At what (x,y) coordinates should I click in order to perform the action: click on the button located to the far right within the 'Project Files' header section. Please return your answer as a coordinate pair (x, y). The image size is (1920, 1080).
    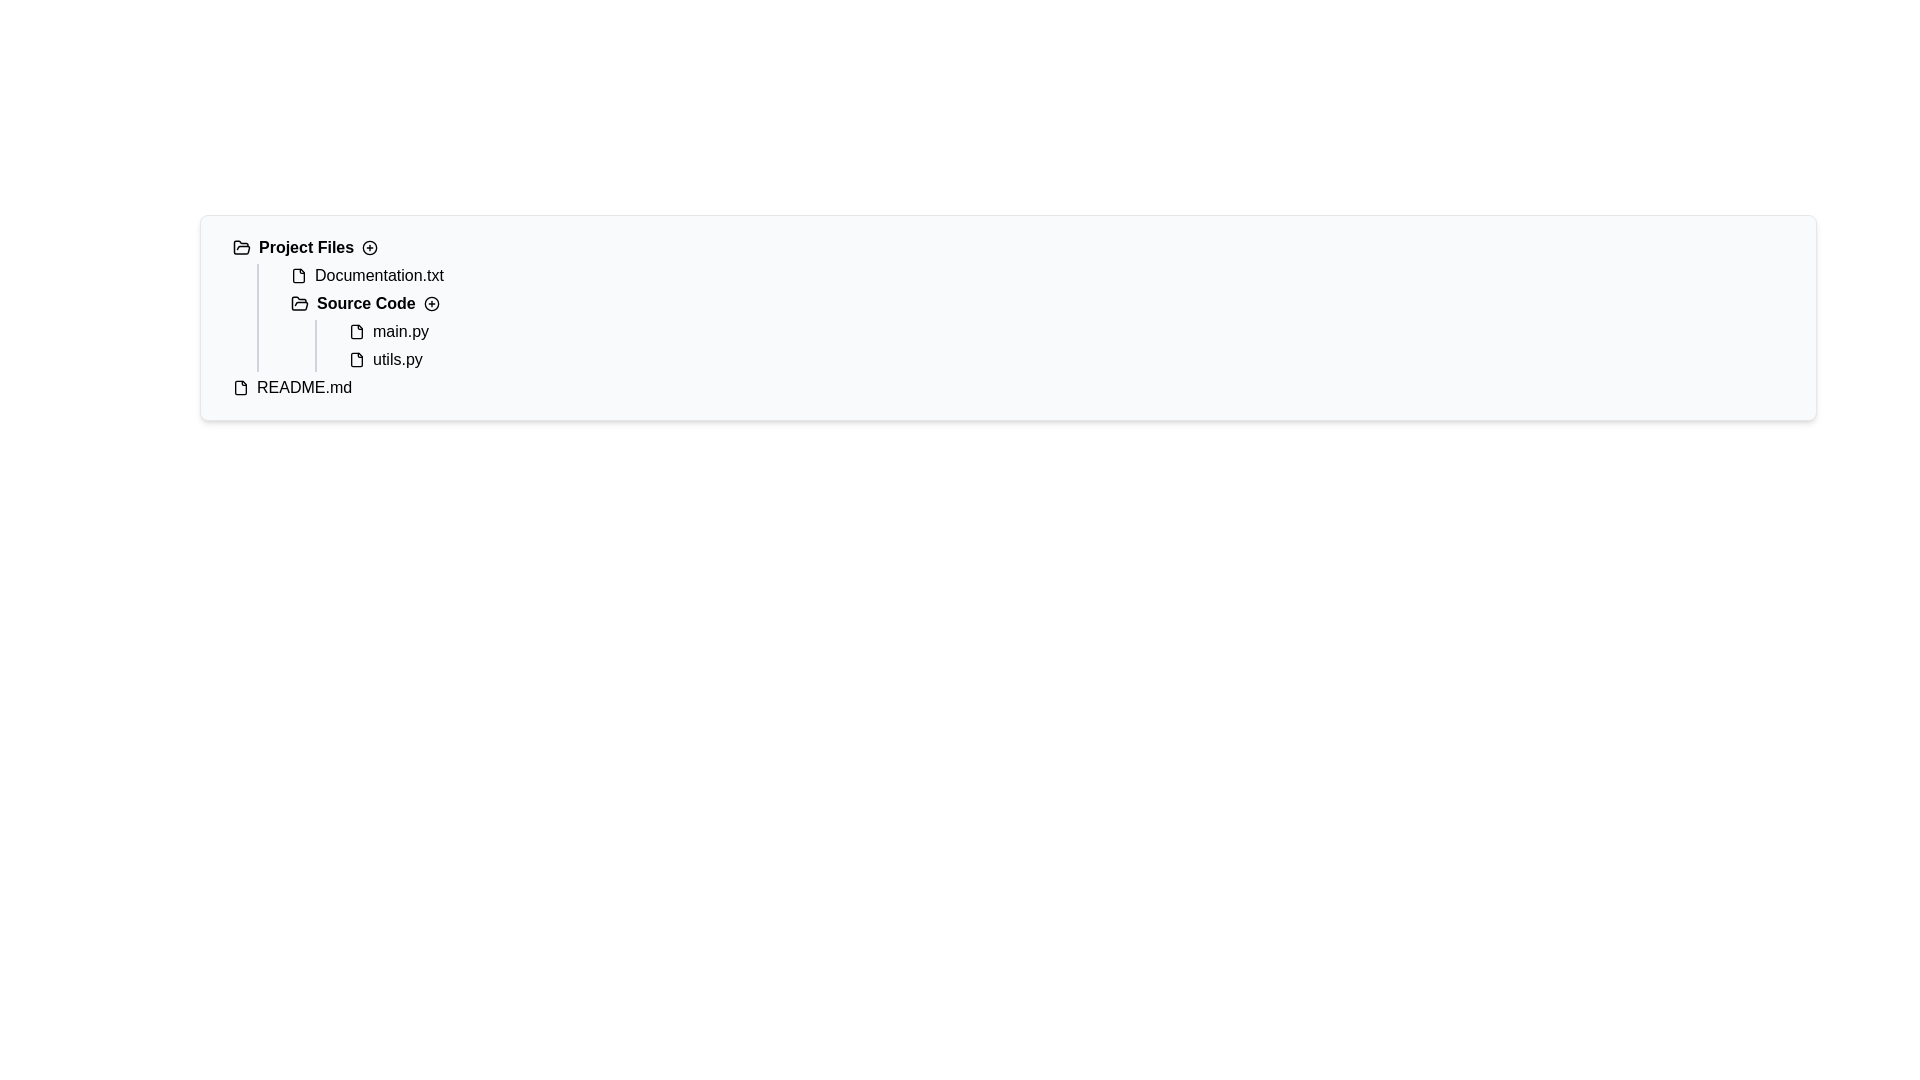
    Looking at the image, I should click on (370, 246).